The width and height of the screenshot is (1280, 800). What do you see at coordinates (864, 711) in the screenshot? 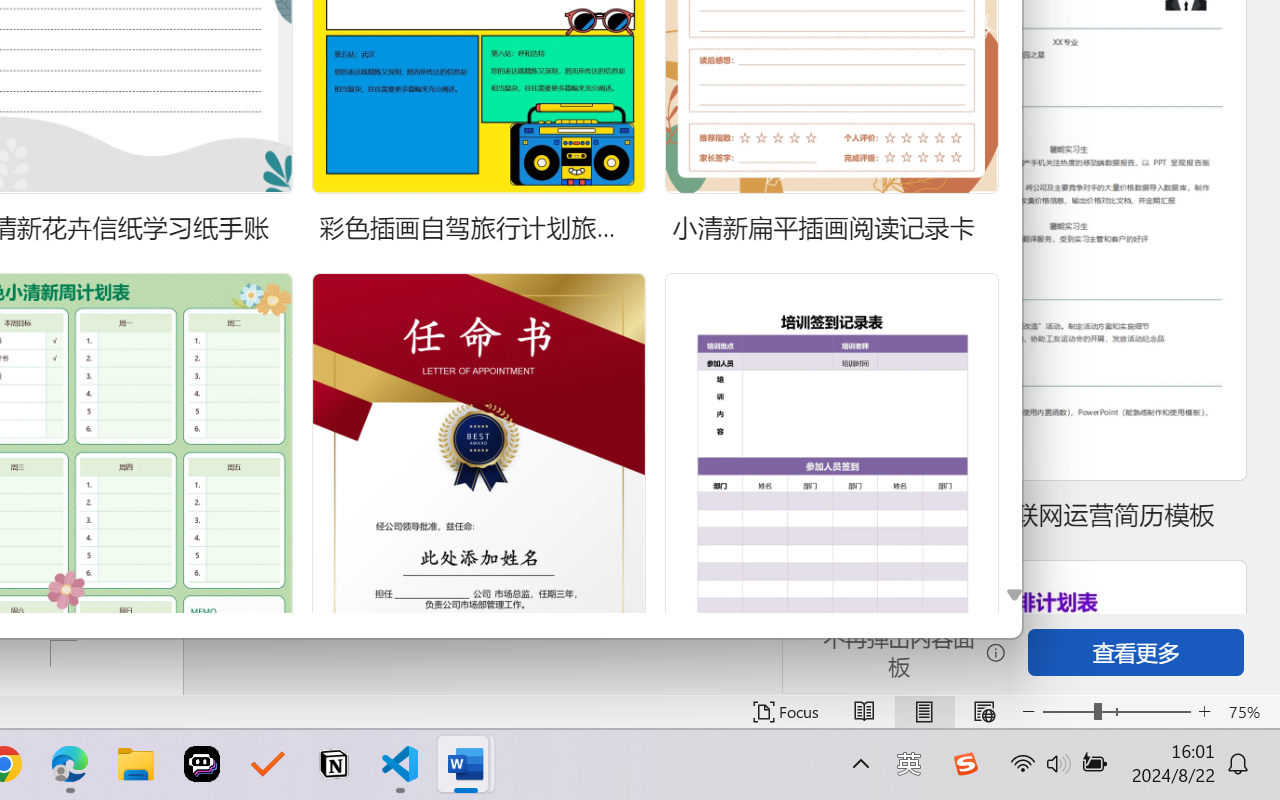
I see `'Read Mode'` at bounding box center [864, 711].